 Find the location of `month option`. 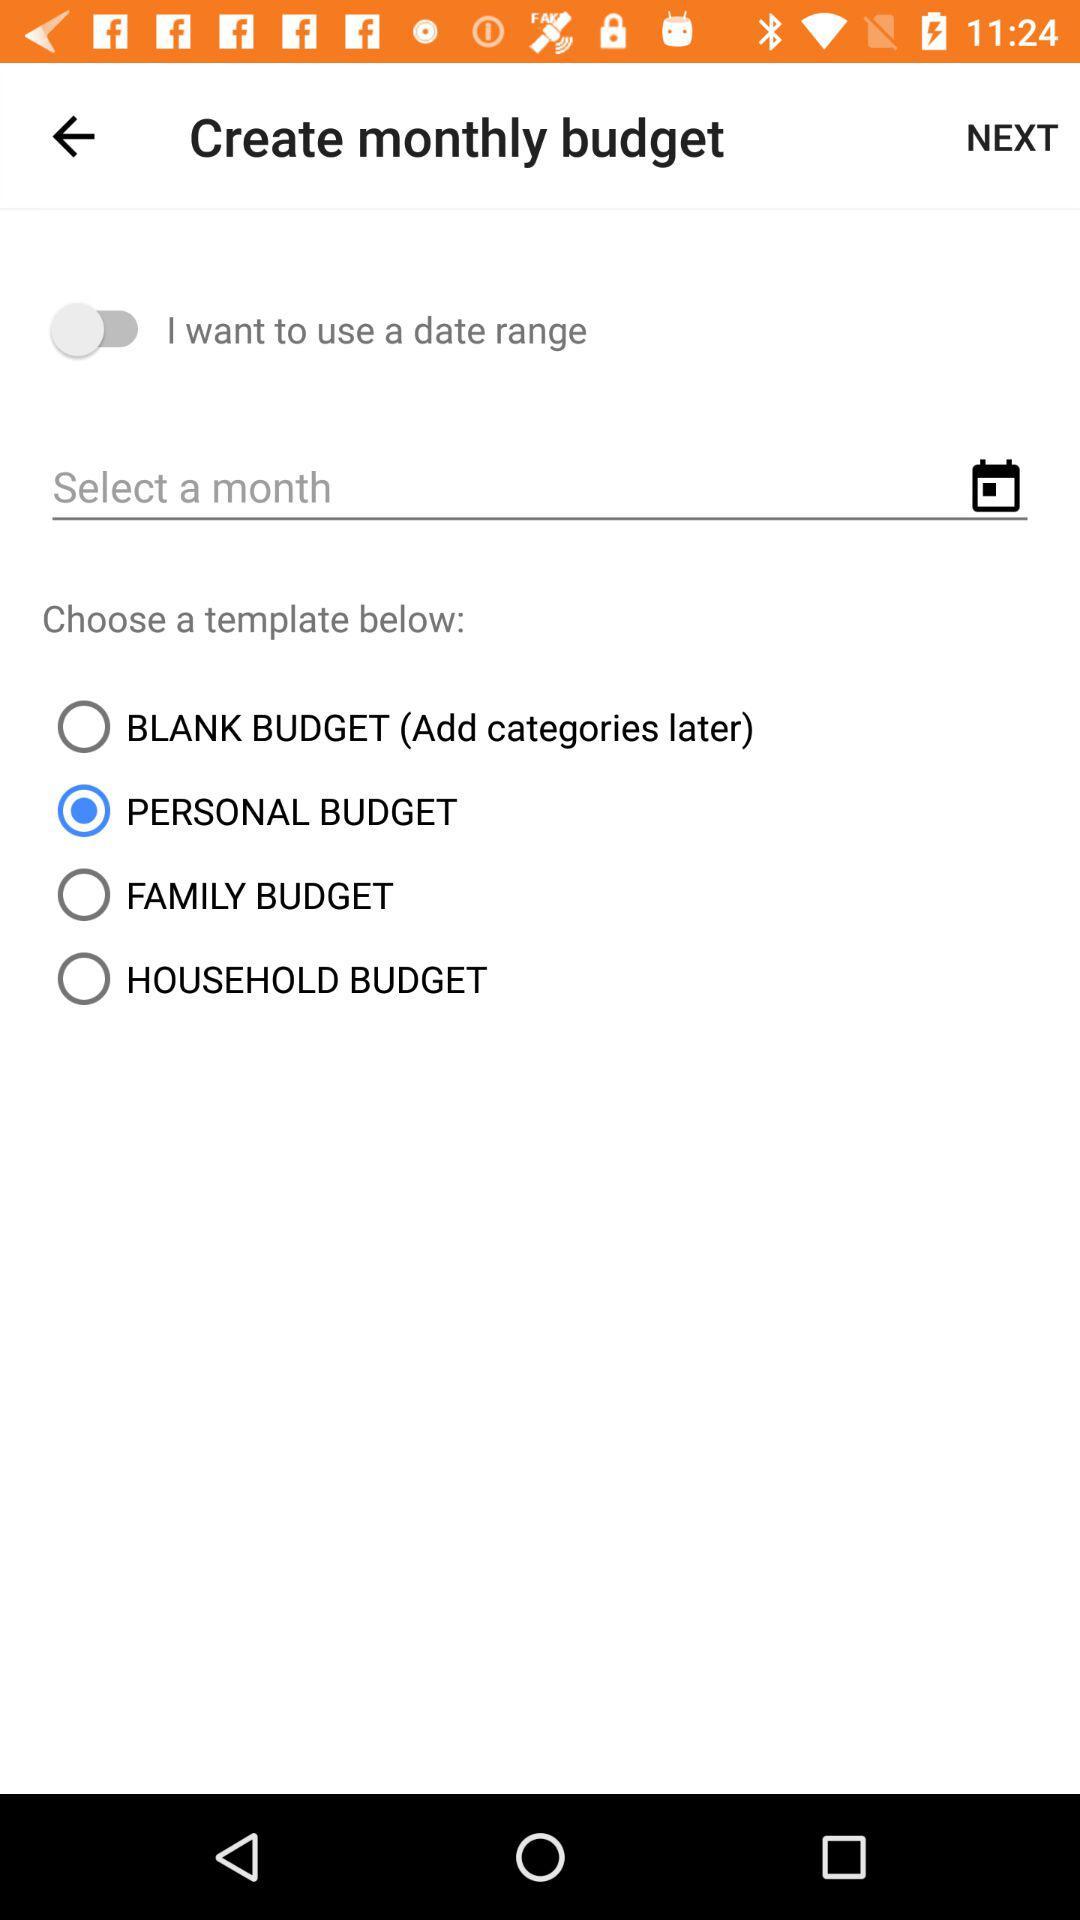

month option is located at coordinates (540, 488).